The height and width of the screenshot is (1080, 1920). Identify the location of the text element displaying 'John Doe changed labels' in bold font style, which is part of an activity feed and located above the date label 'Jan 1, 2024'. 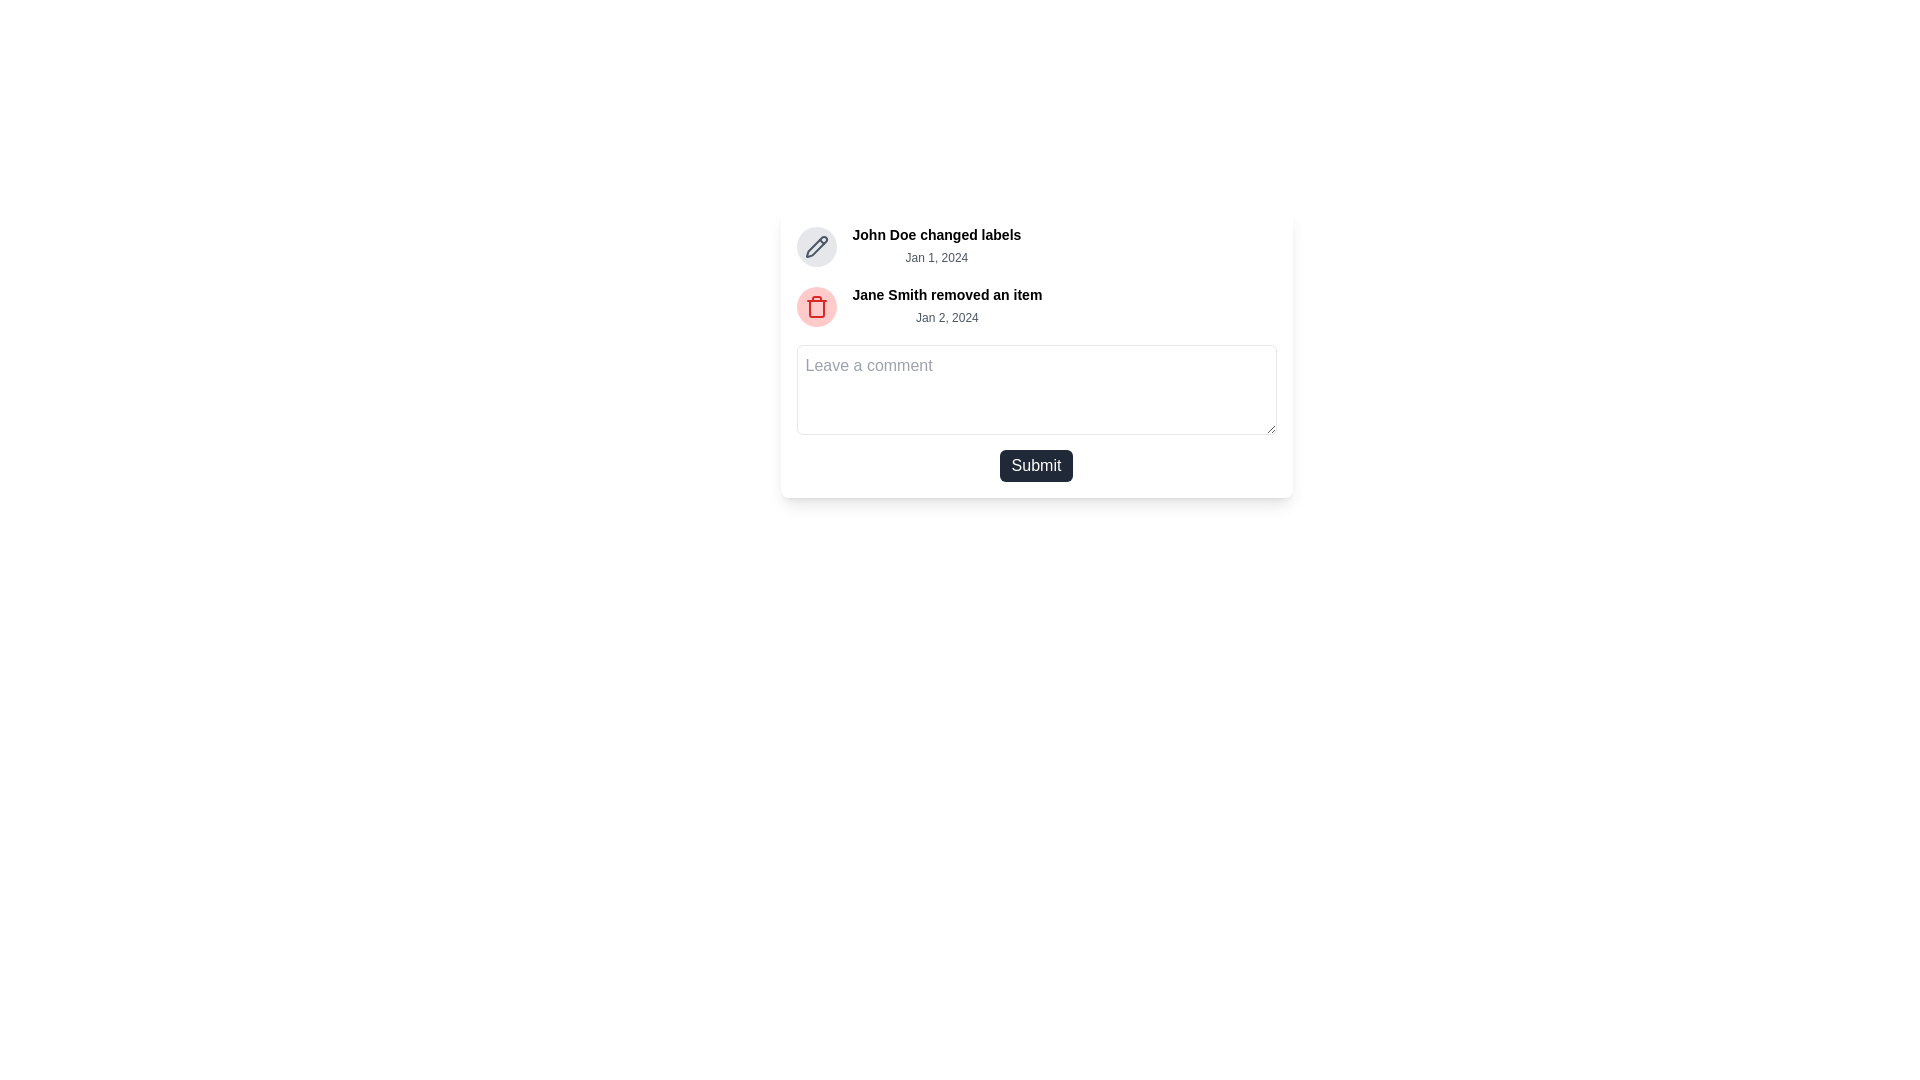
(935, 234).